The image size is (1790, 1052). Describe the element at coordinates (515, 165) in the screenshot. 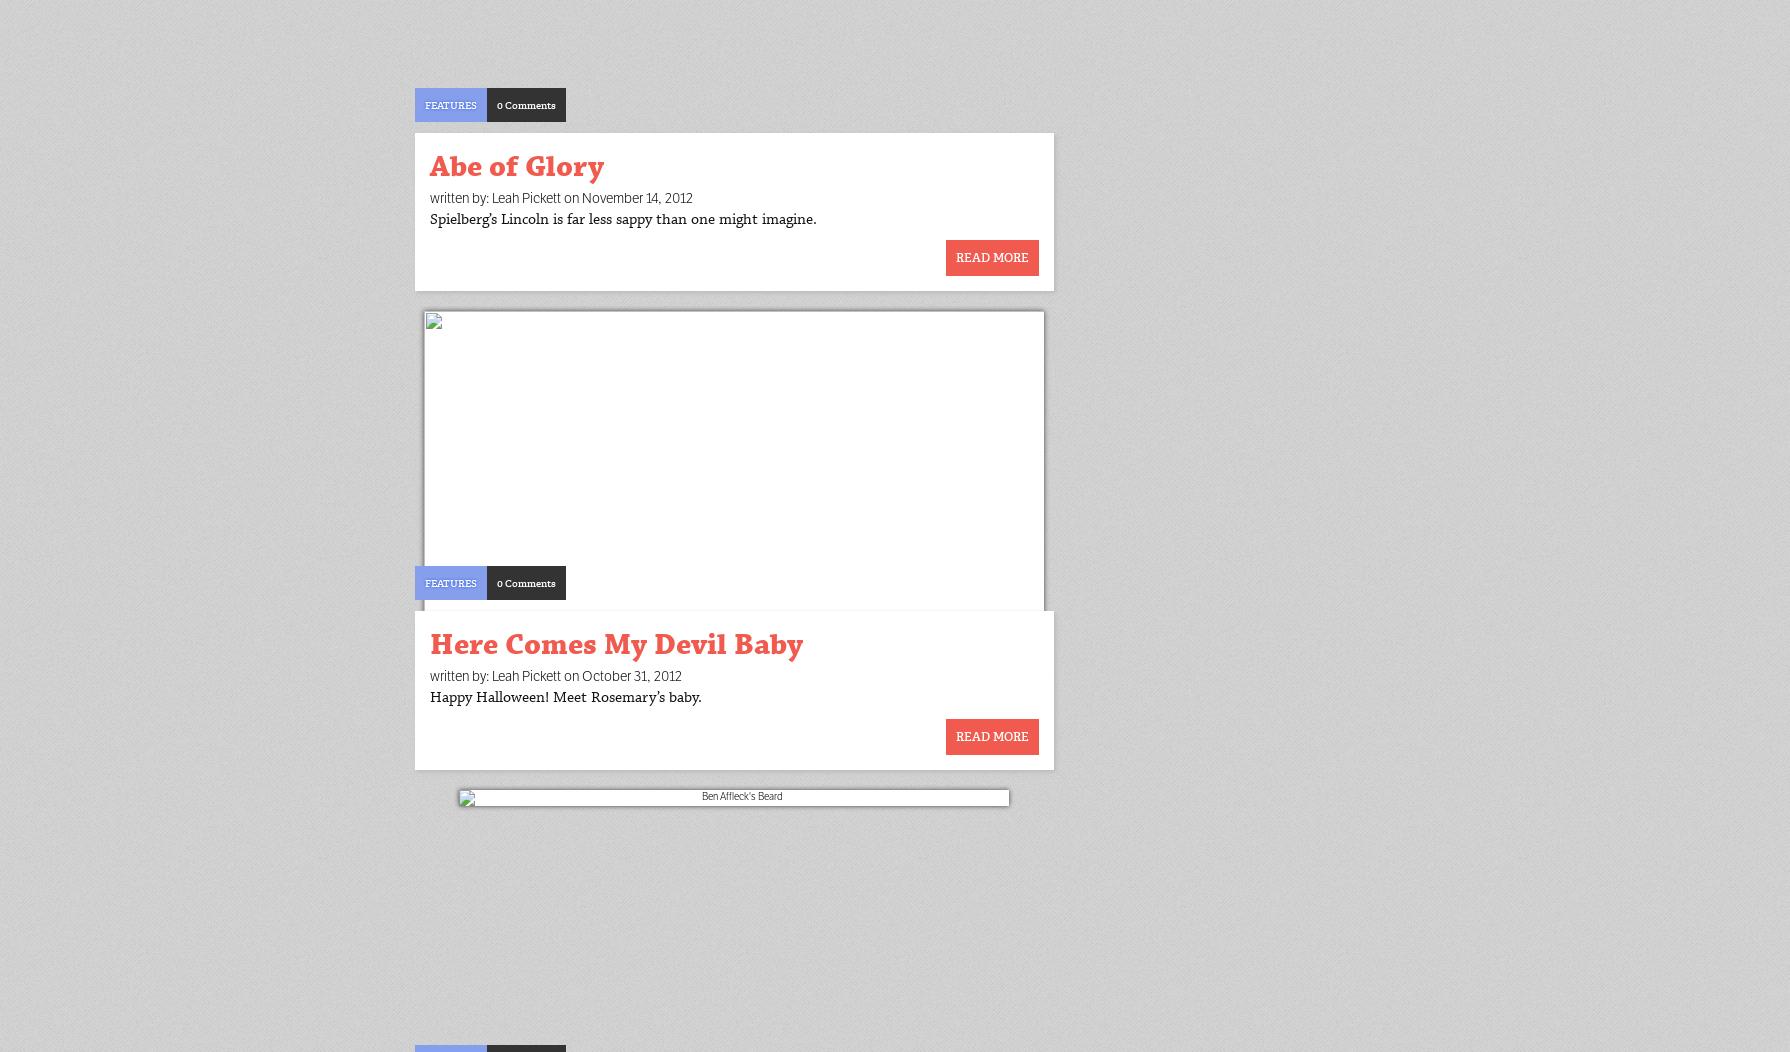

I see `'Abe of Glory'` at that location.